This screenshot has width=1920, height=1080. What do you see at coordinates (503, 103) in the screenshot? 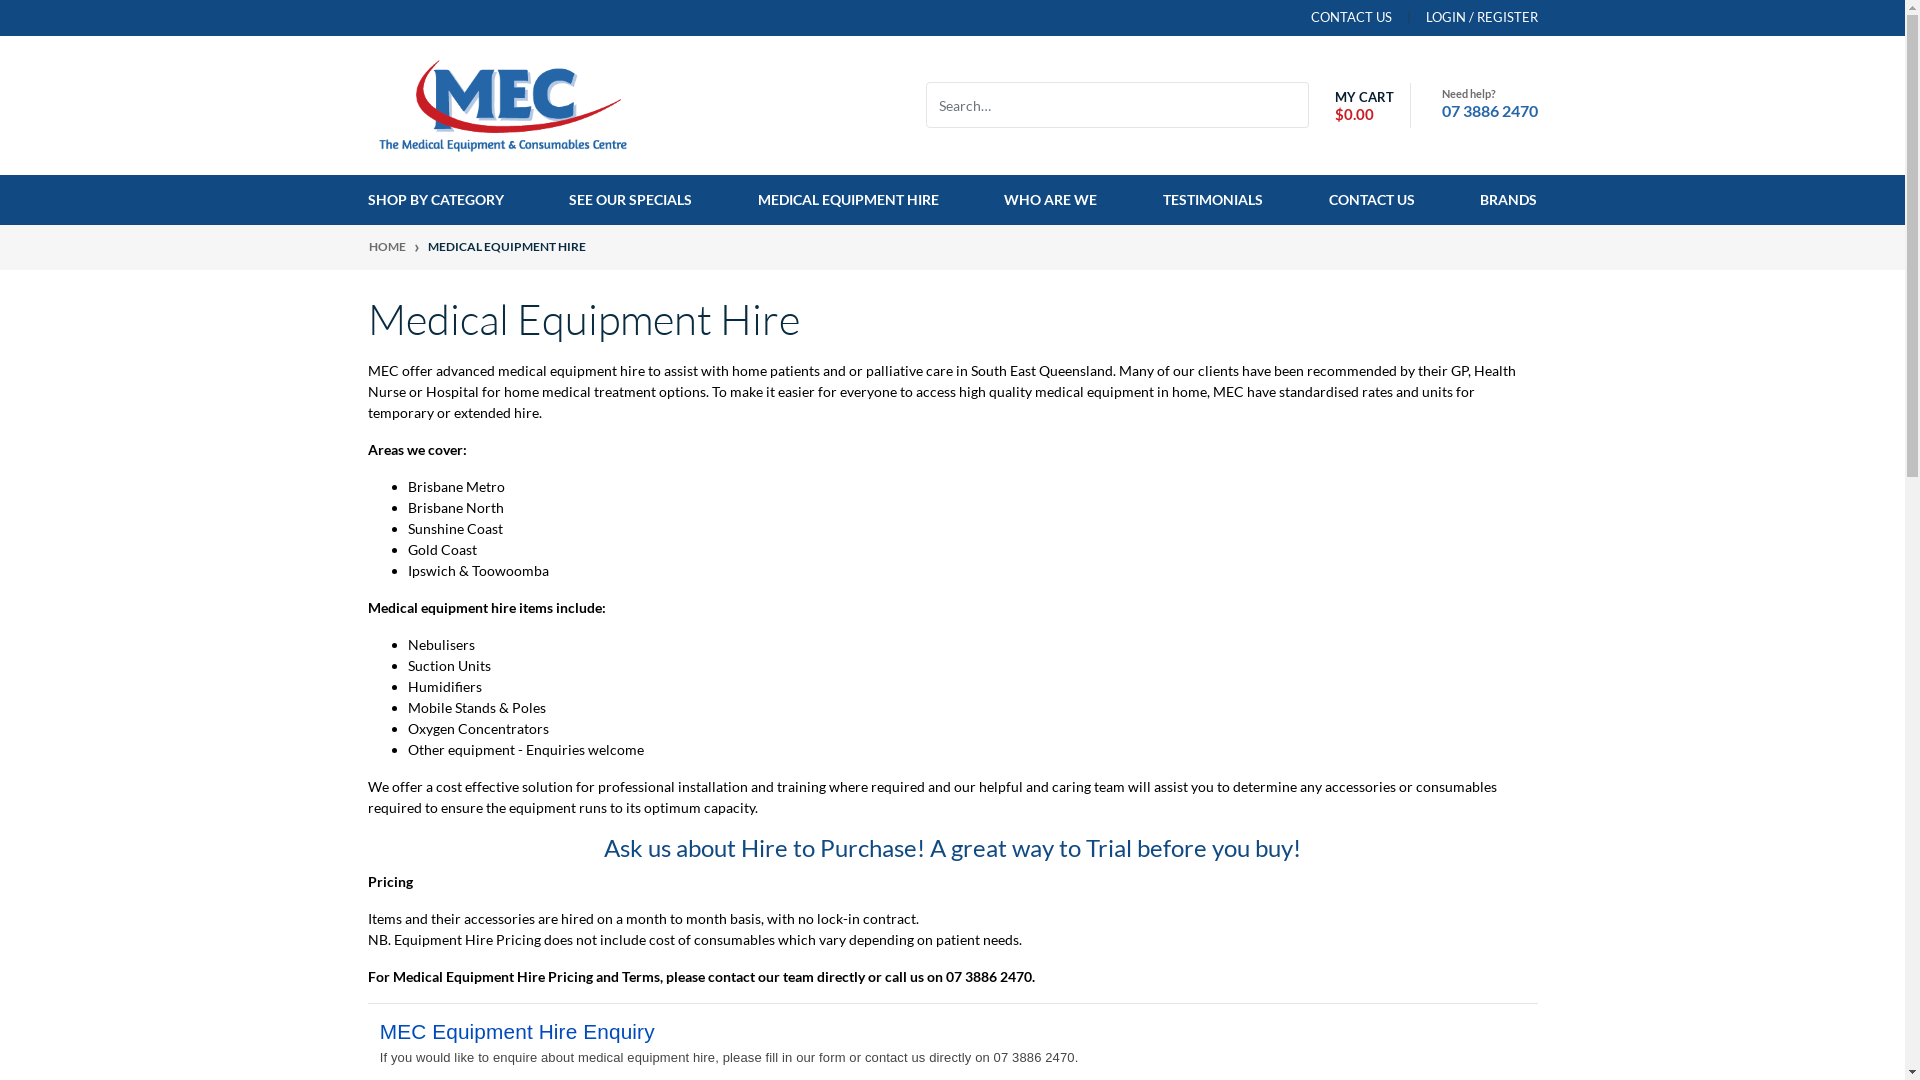
I see `'The Medical Equipment Centre'` at bounding box center [503, 103].